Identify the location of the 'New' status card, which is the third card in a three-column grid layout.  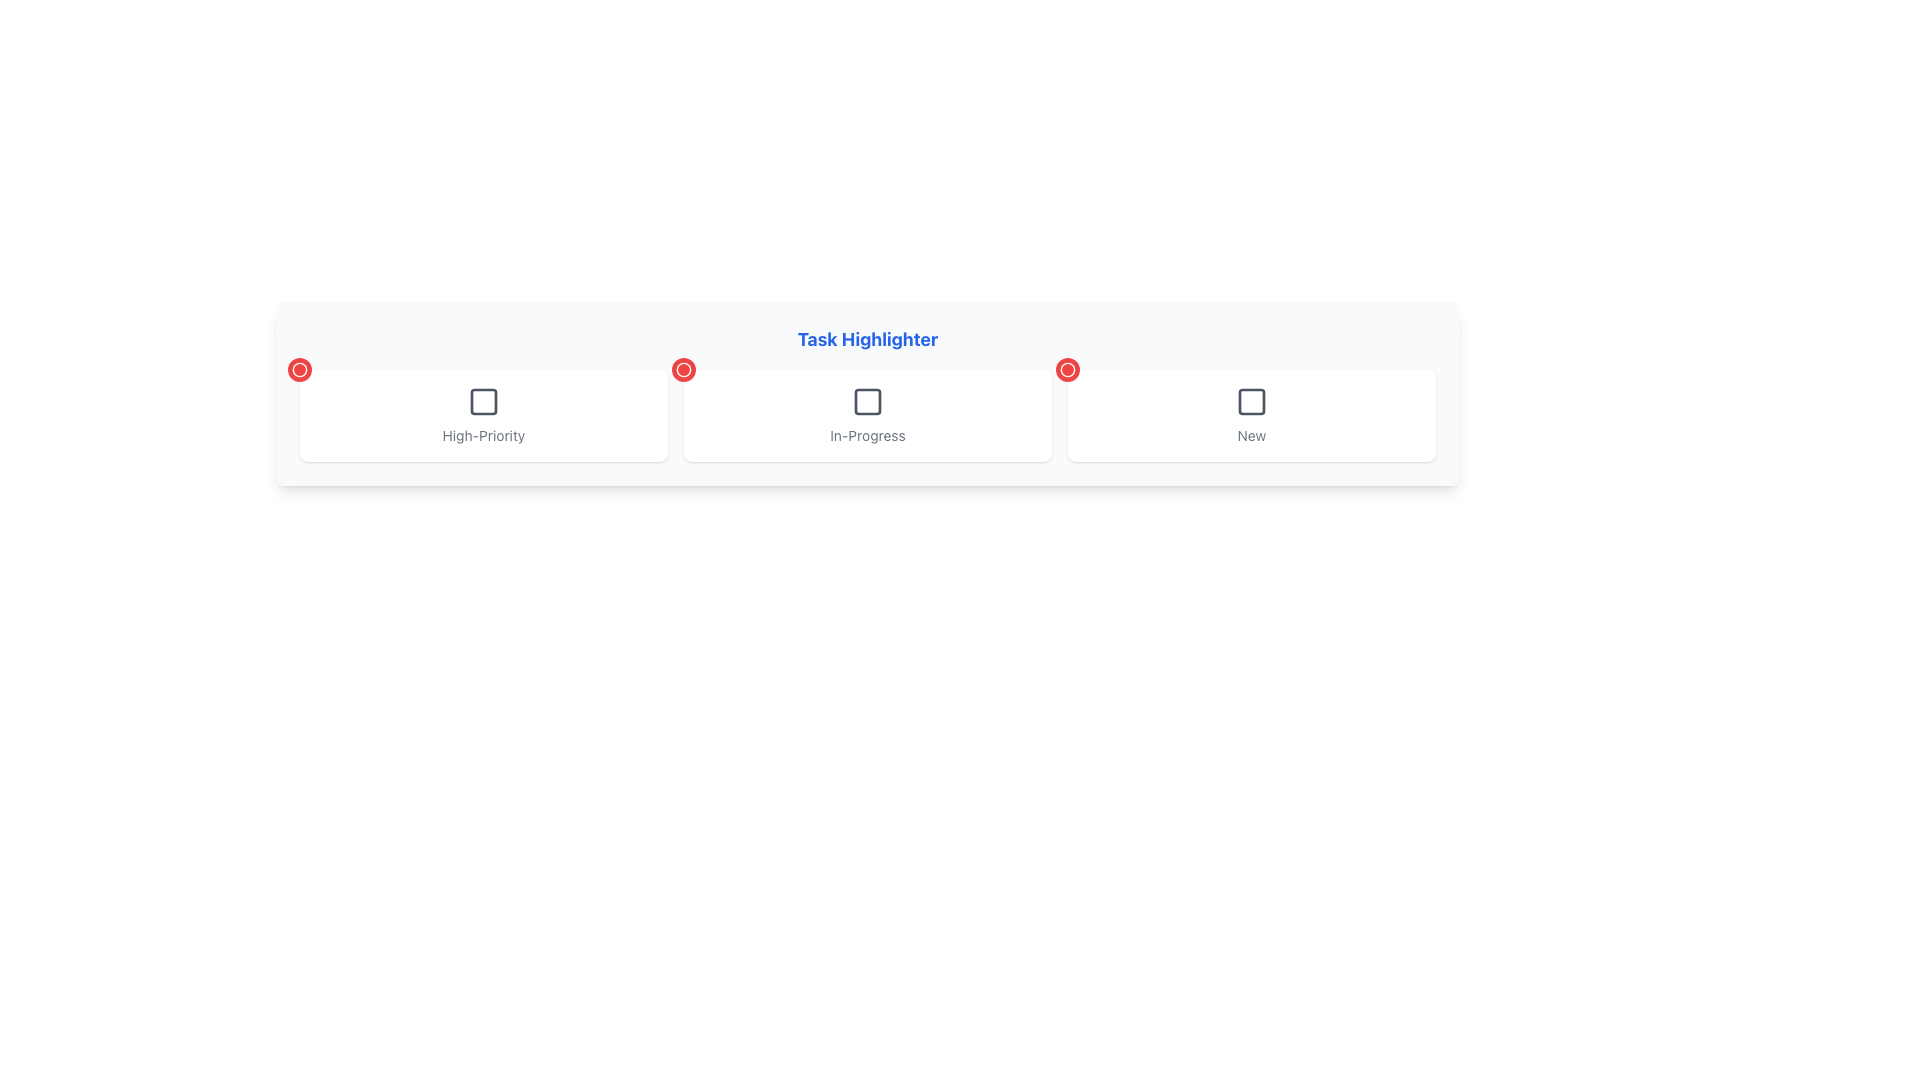
(1251, 415).